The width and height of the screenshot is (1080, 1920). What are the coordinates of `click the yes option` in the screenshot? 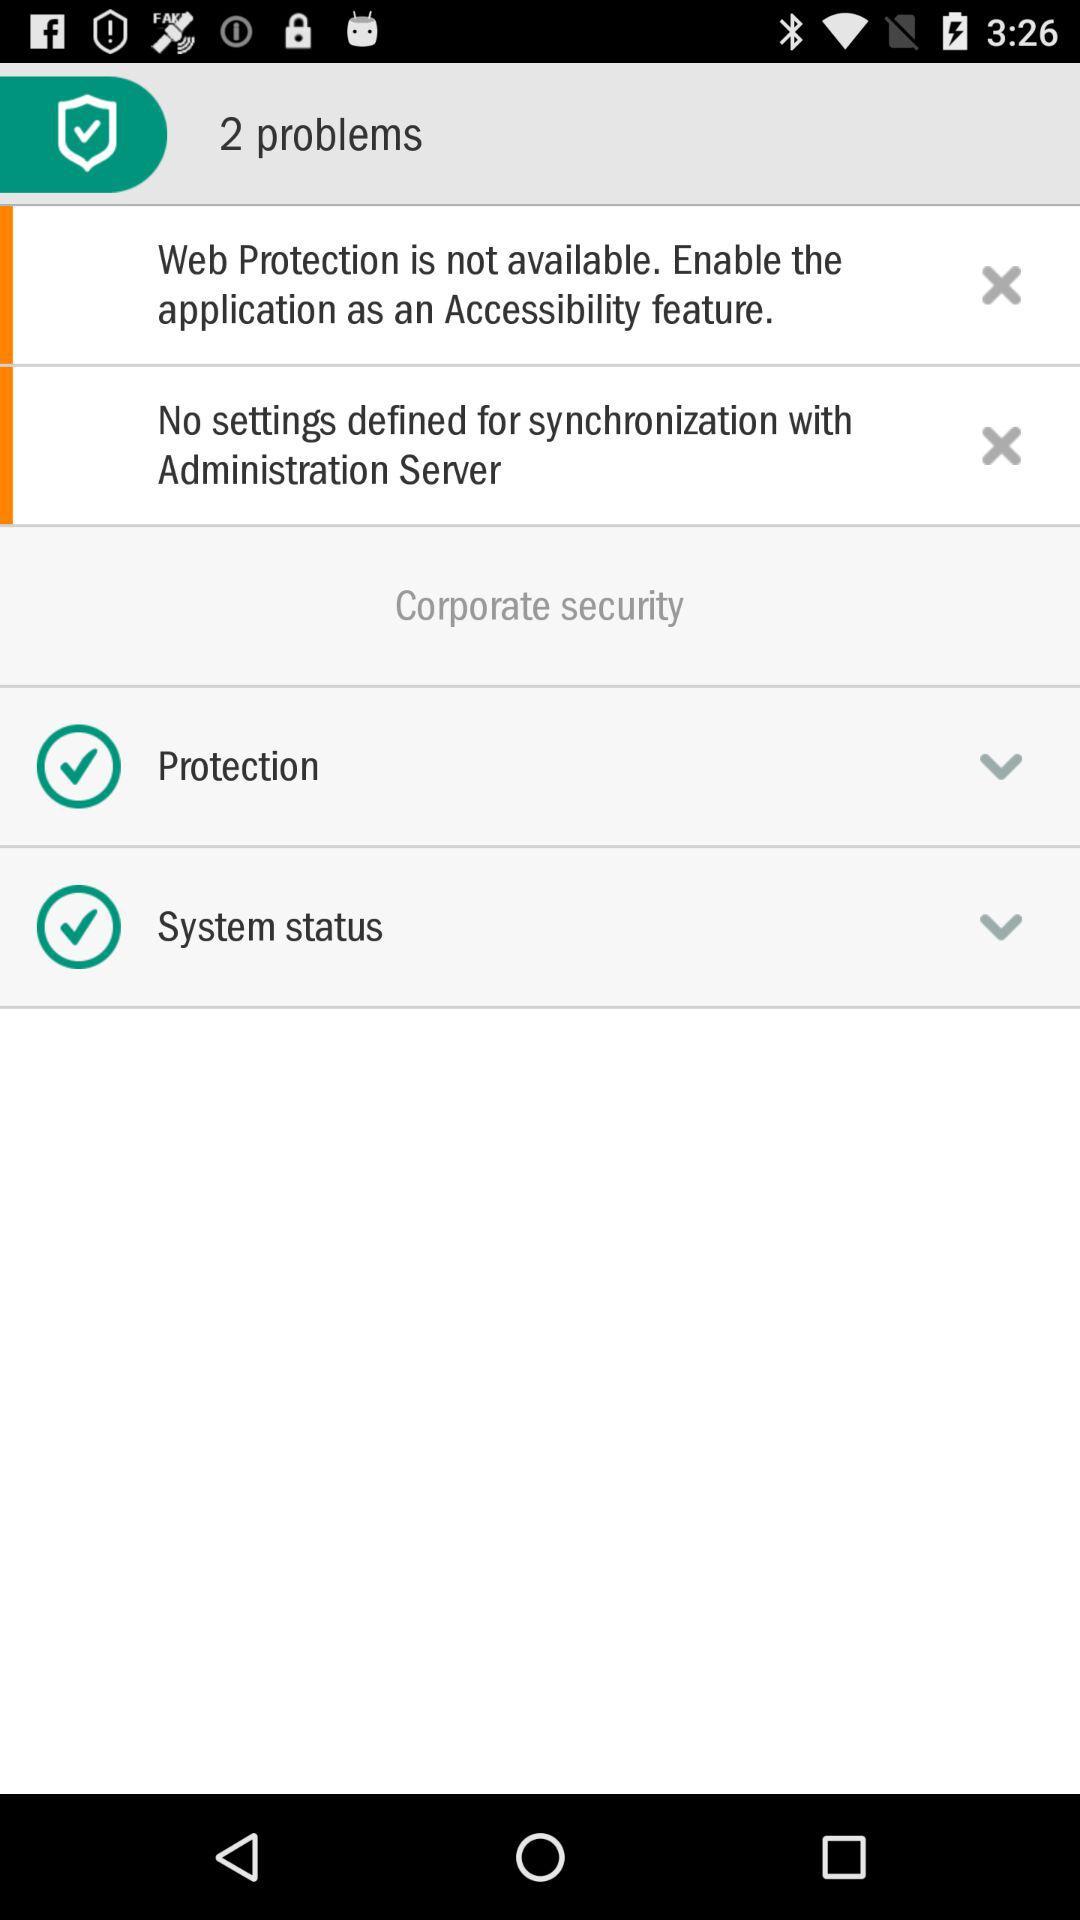 It's located at (1001, 765).